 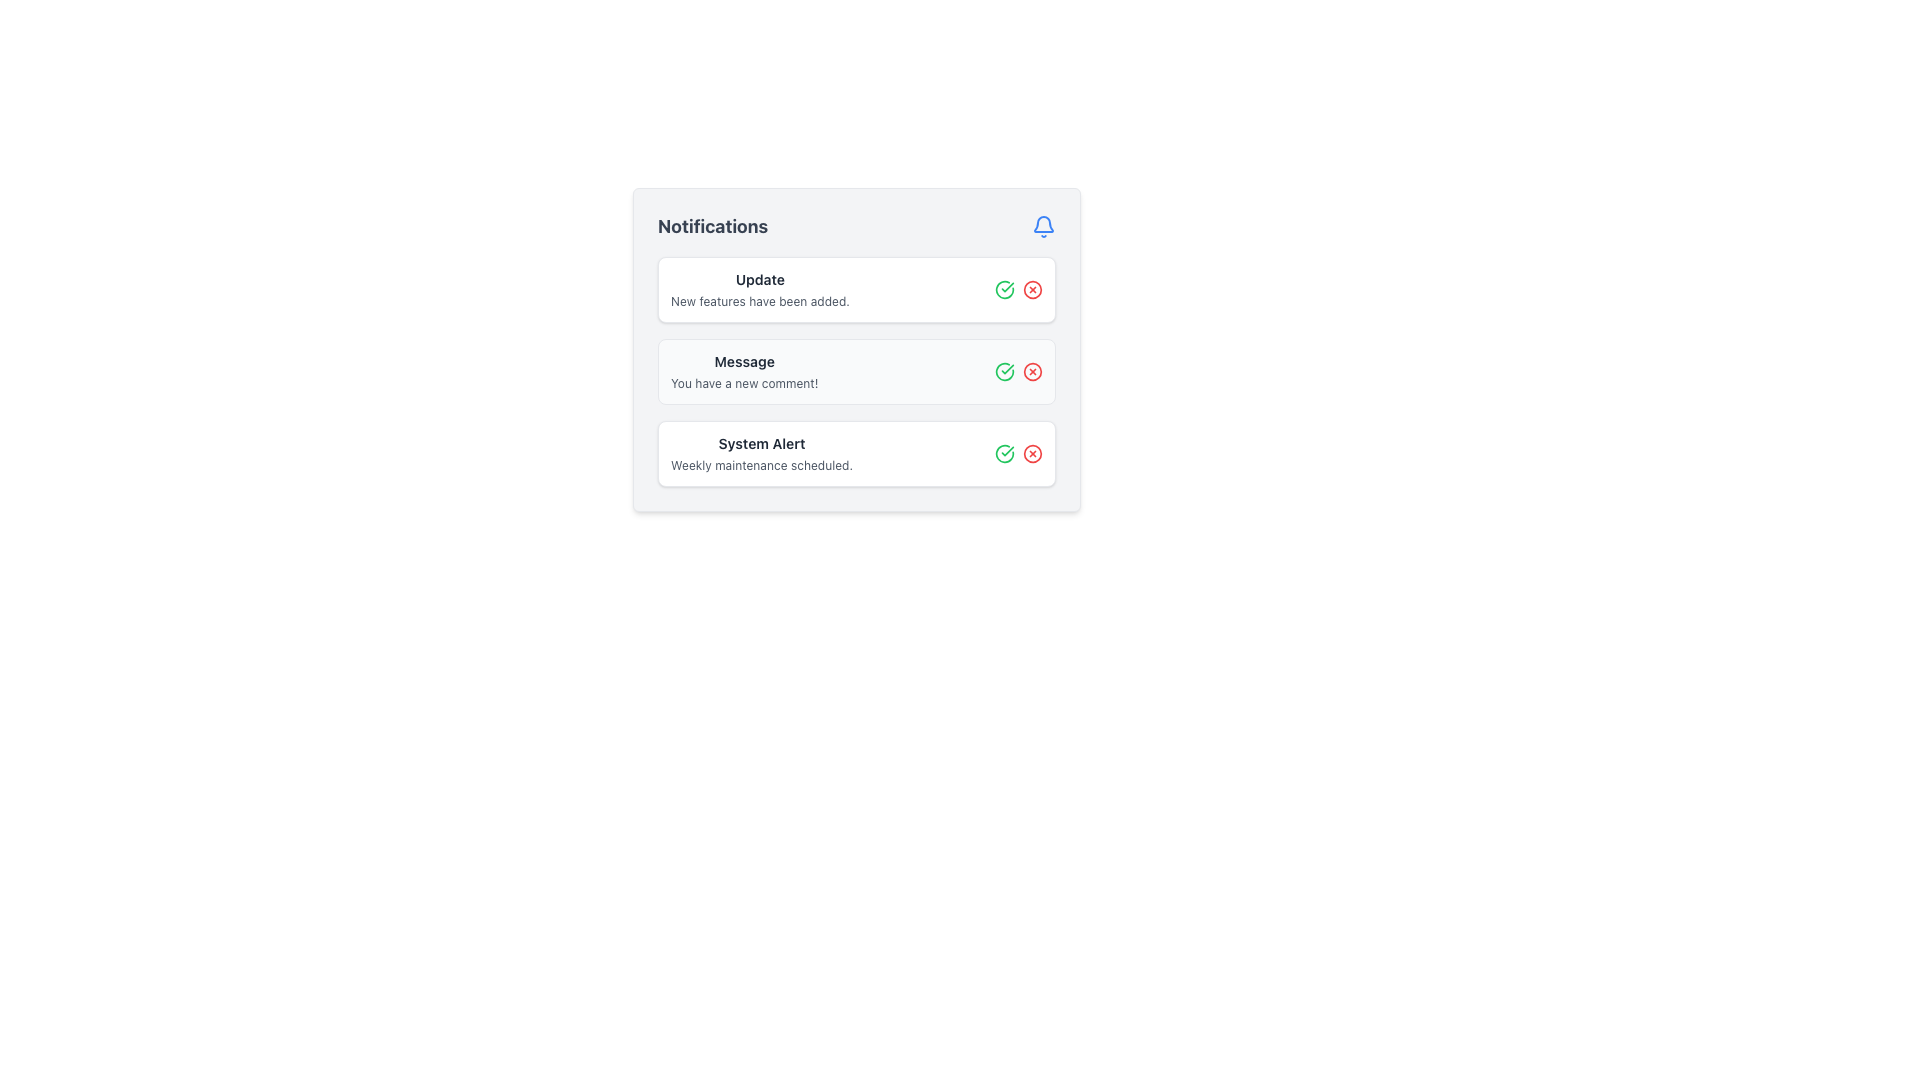 I want to click on the button group in the bottom-right corner of the 'System Alert' notification card, so click(x=1018, y=454).